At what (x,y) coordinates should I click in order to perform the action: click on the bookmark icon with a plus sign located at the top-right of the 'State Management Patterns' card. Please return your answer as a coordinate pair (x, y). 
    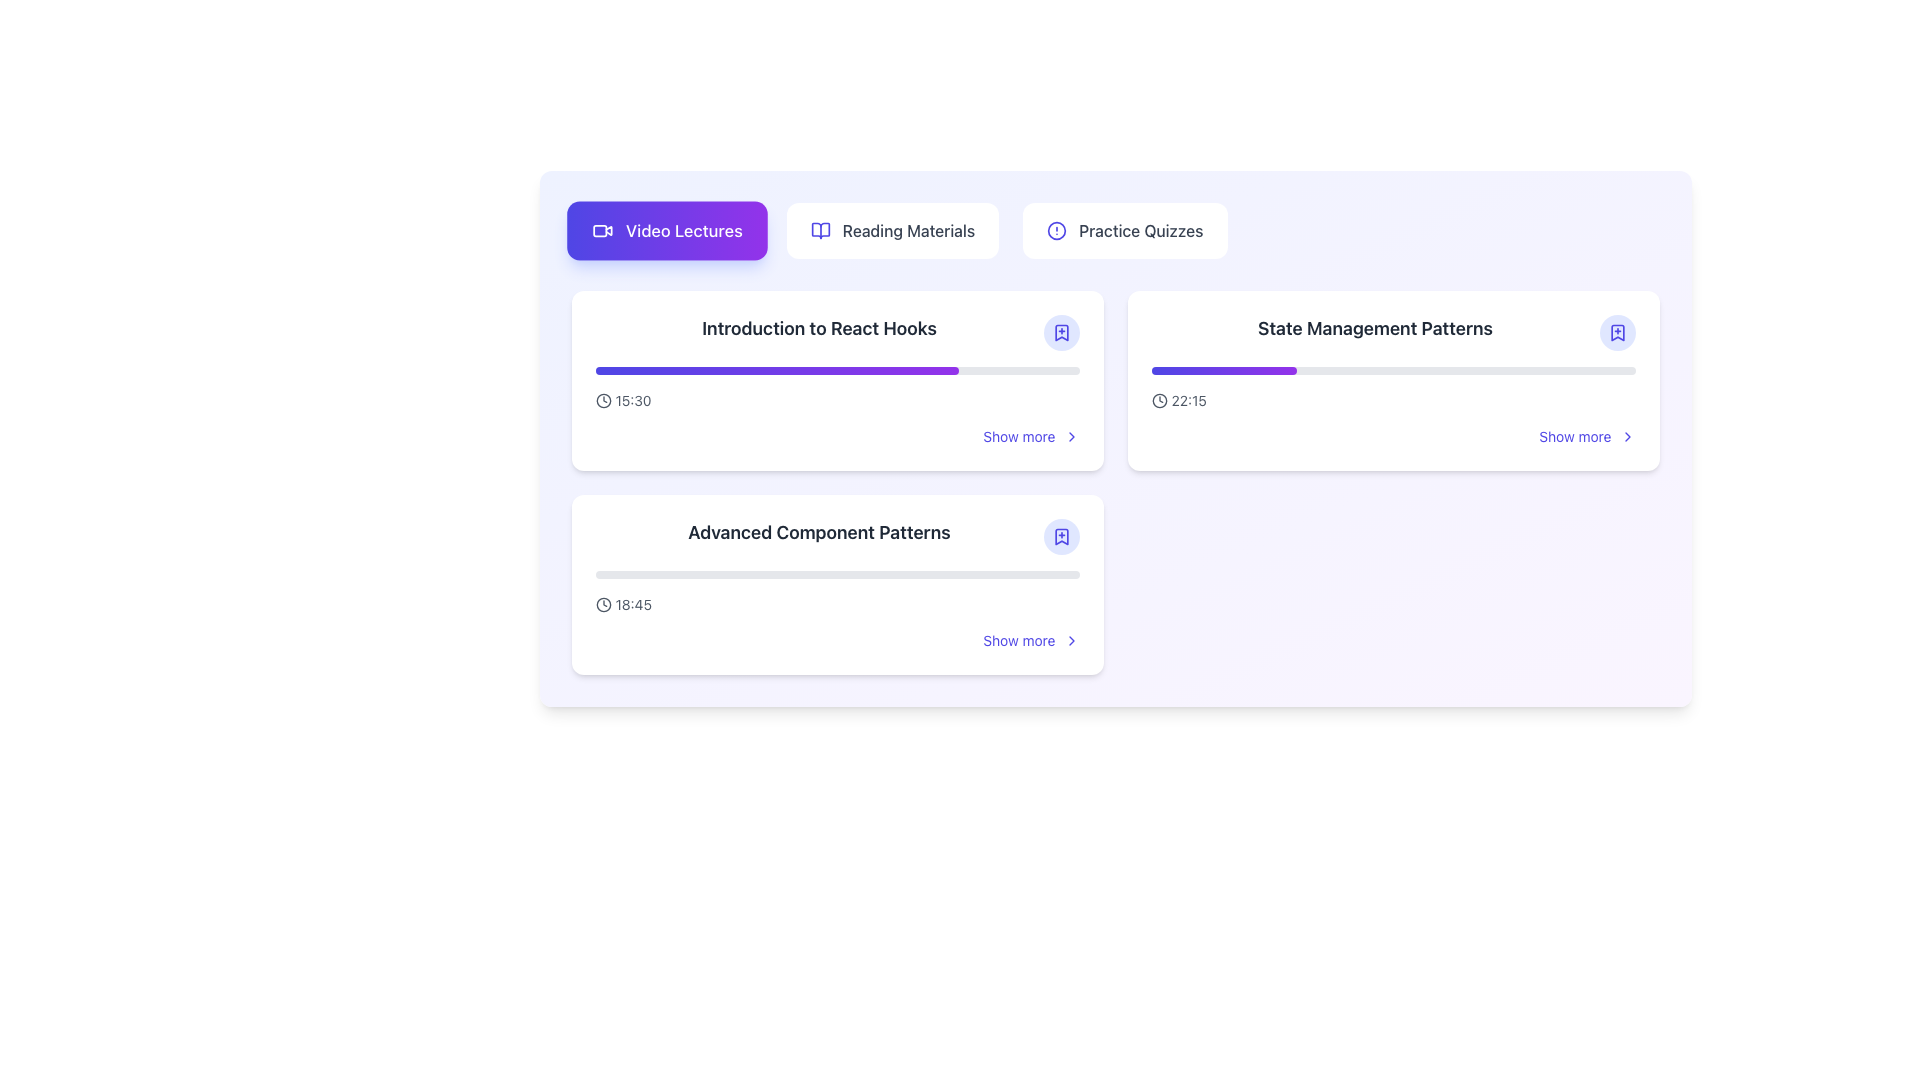
    Looking at the image, I should click on (1617, 331).